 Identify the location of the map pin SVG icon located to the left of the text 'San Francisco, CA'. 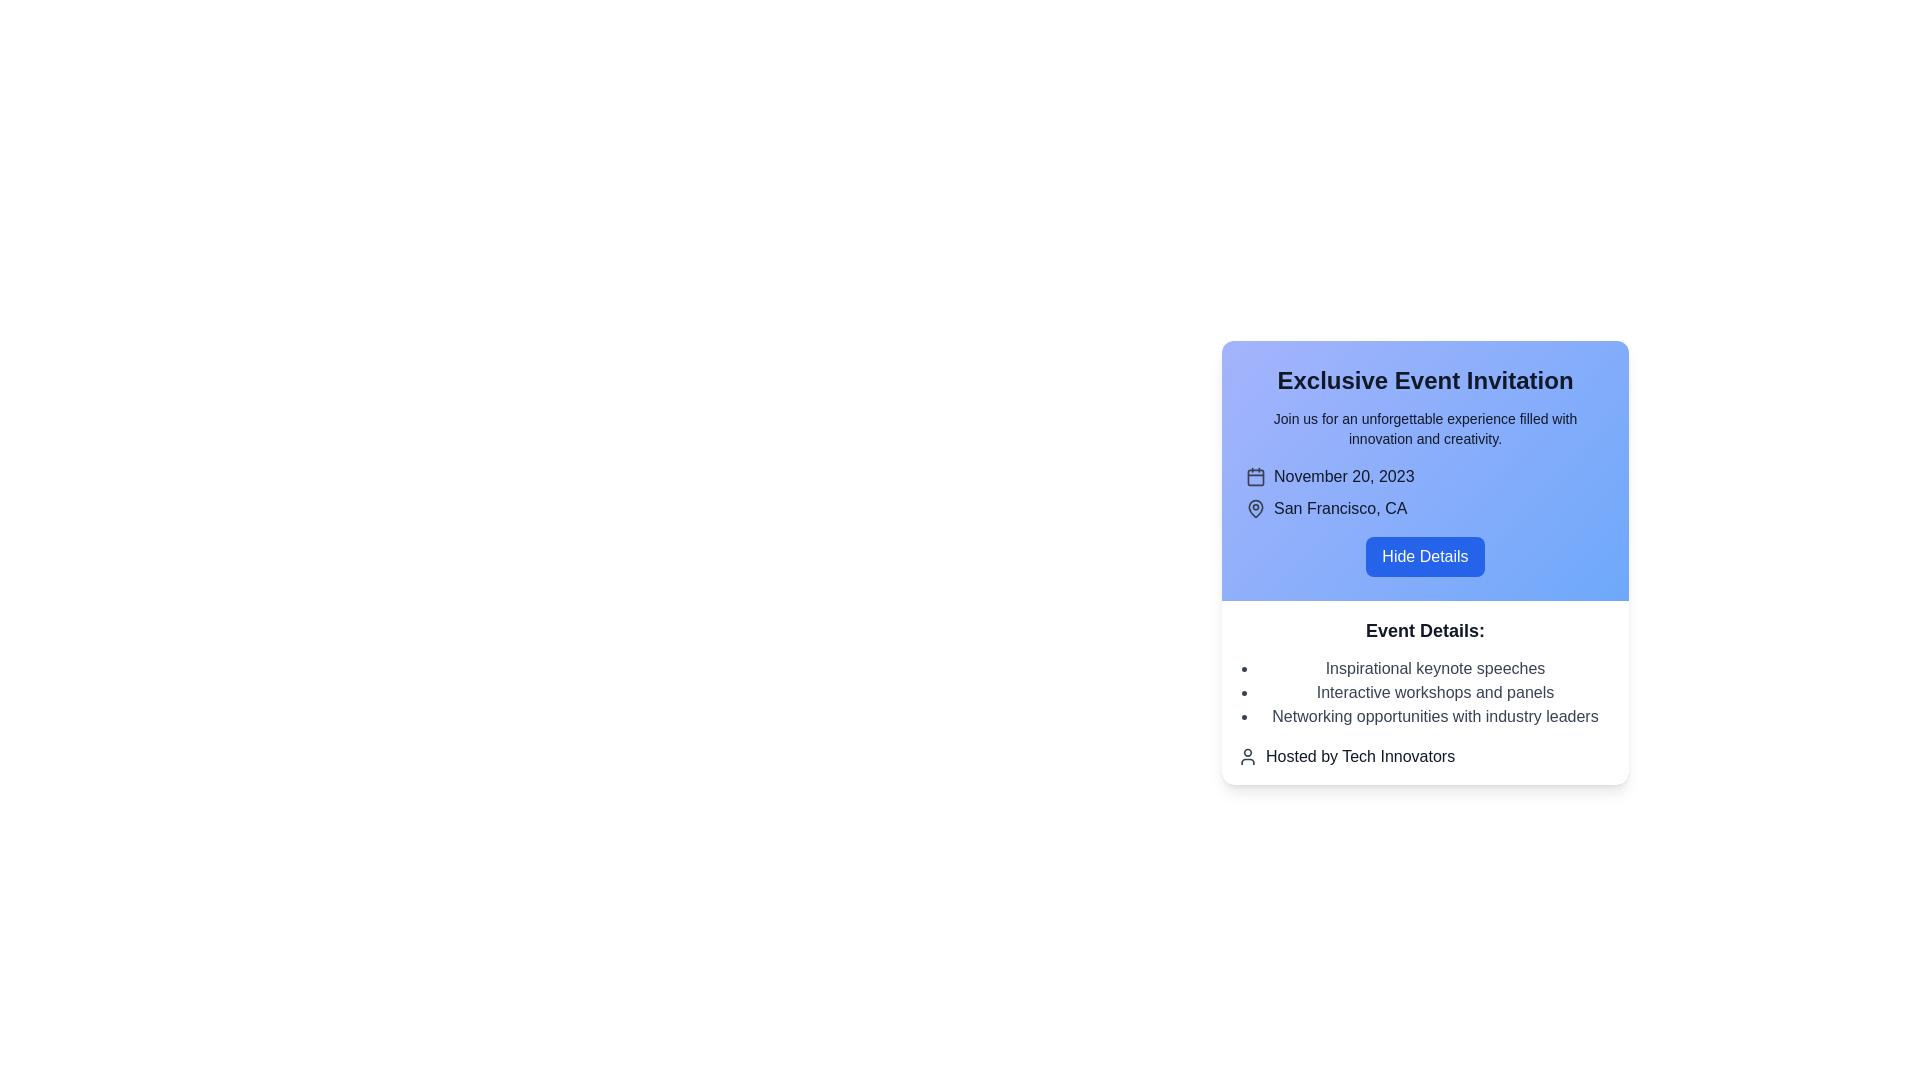
(1255, 508).